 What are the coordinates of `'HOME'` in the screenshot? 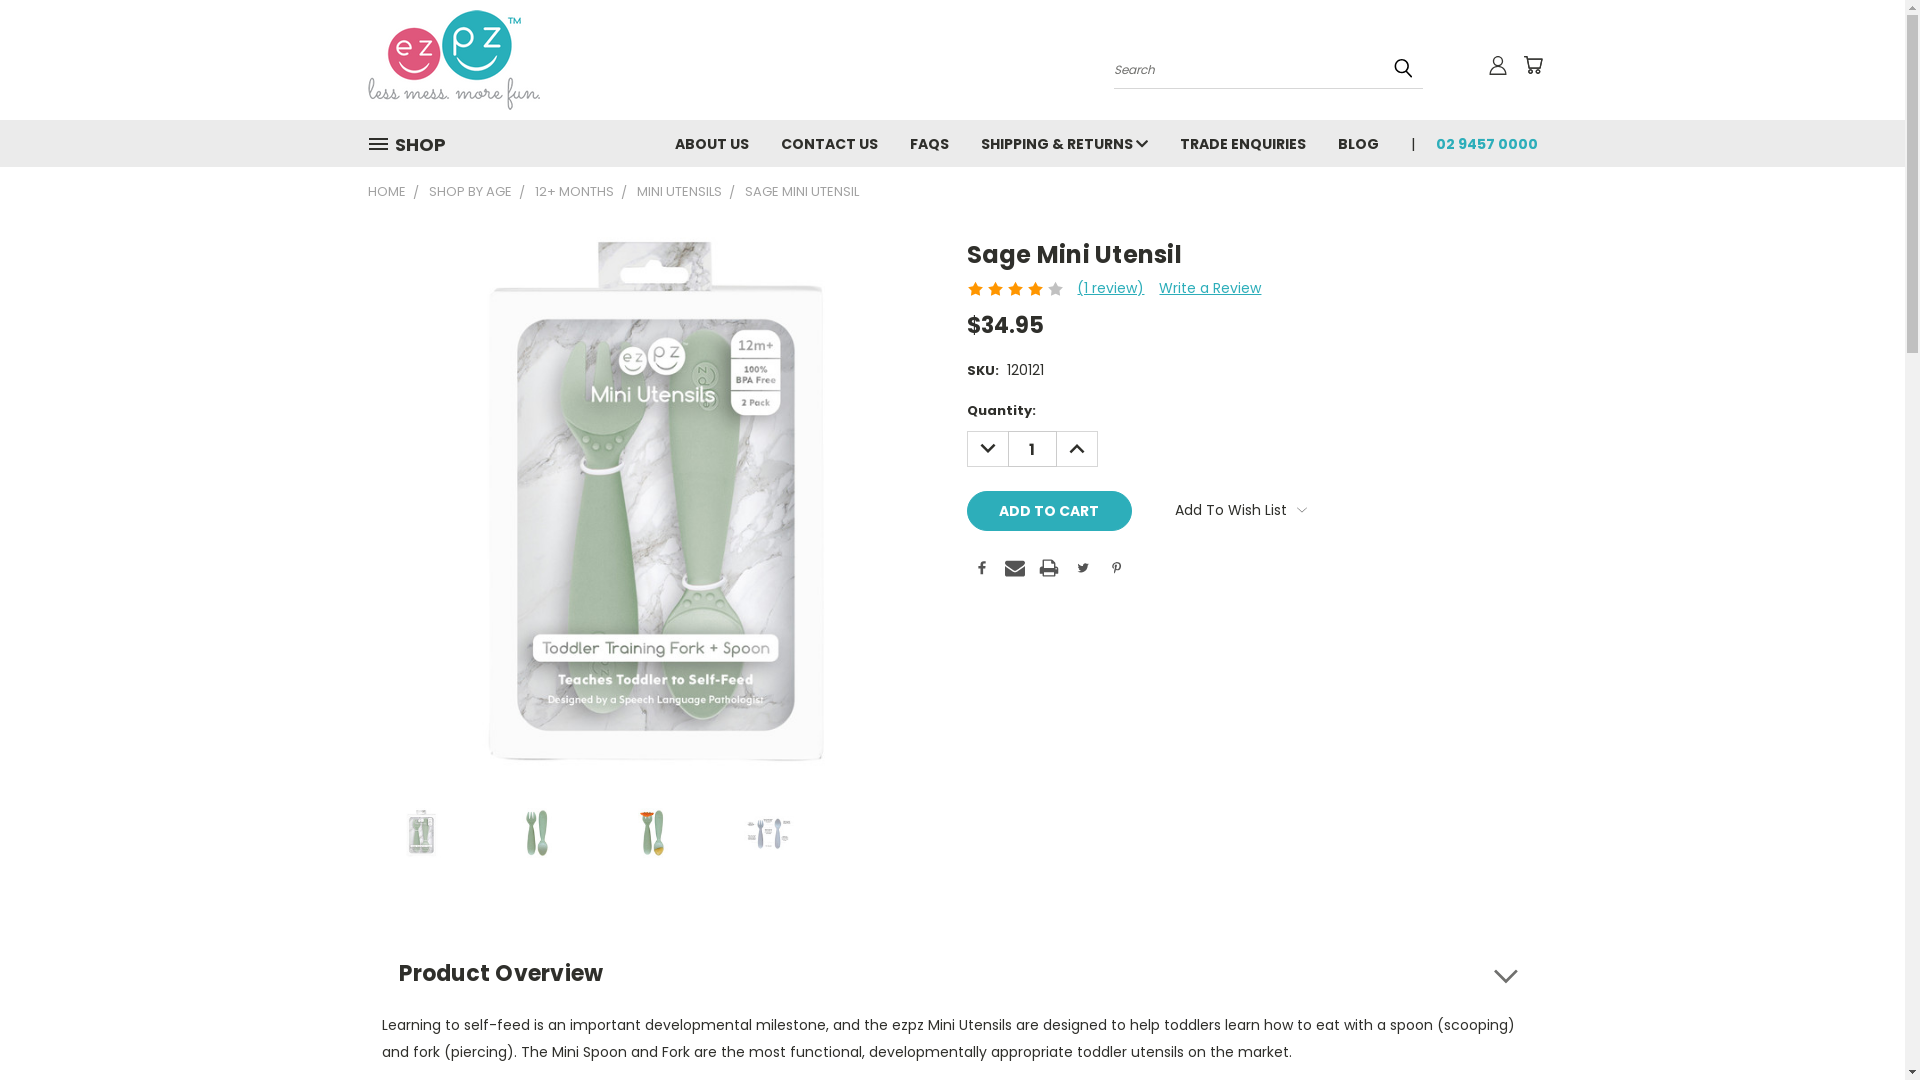 It's located at (387, 191).